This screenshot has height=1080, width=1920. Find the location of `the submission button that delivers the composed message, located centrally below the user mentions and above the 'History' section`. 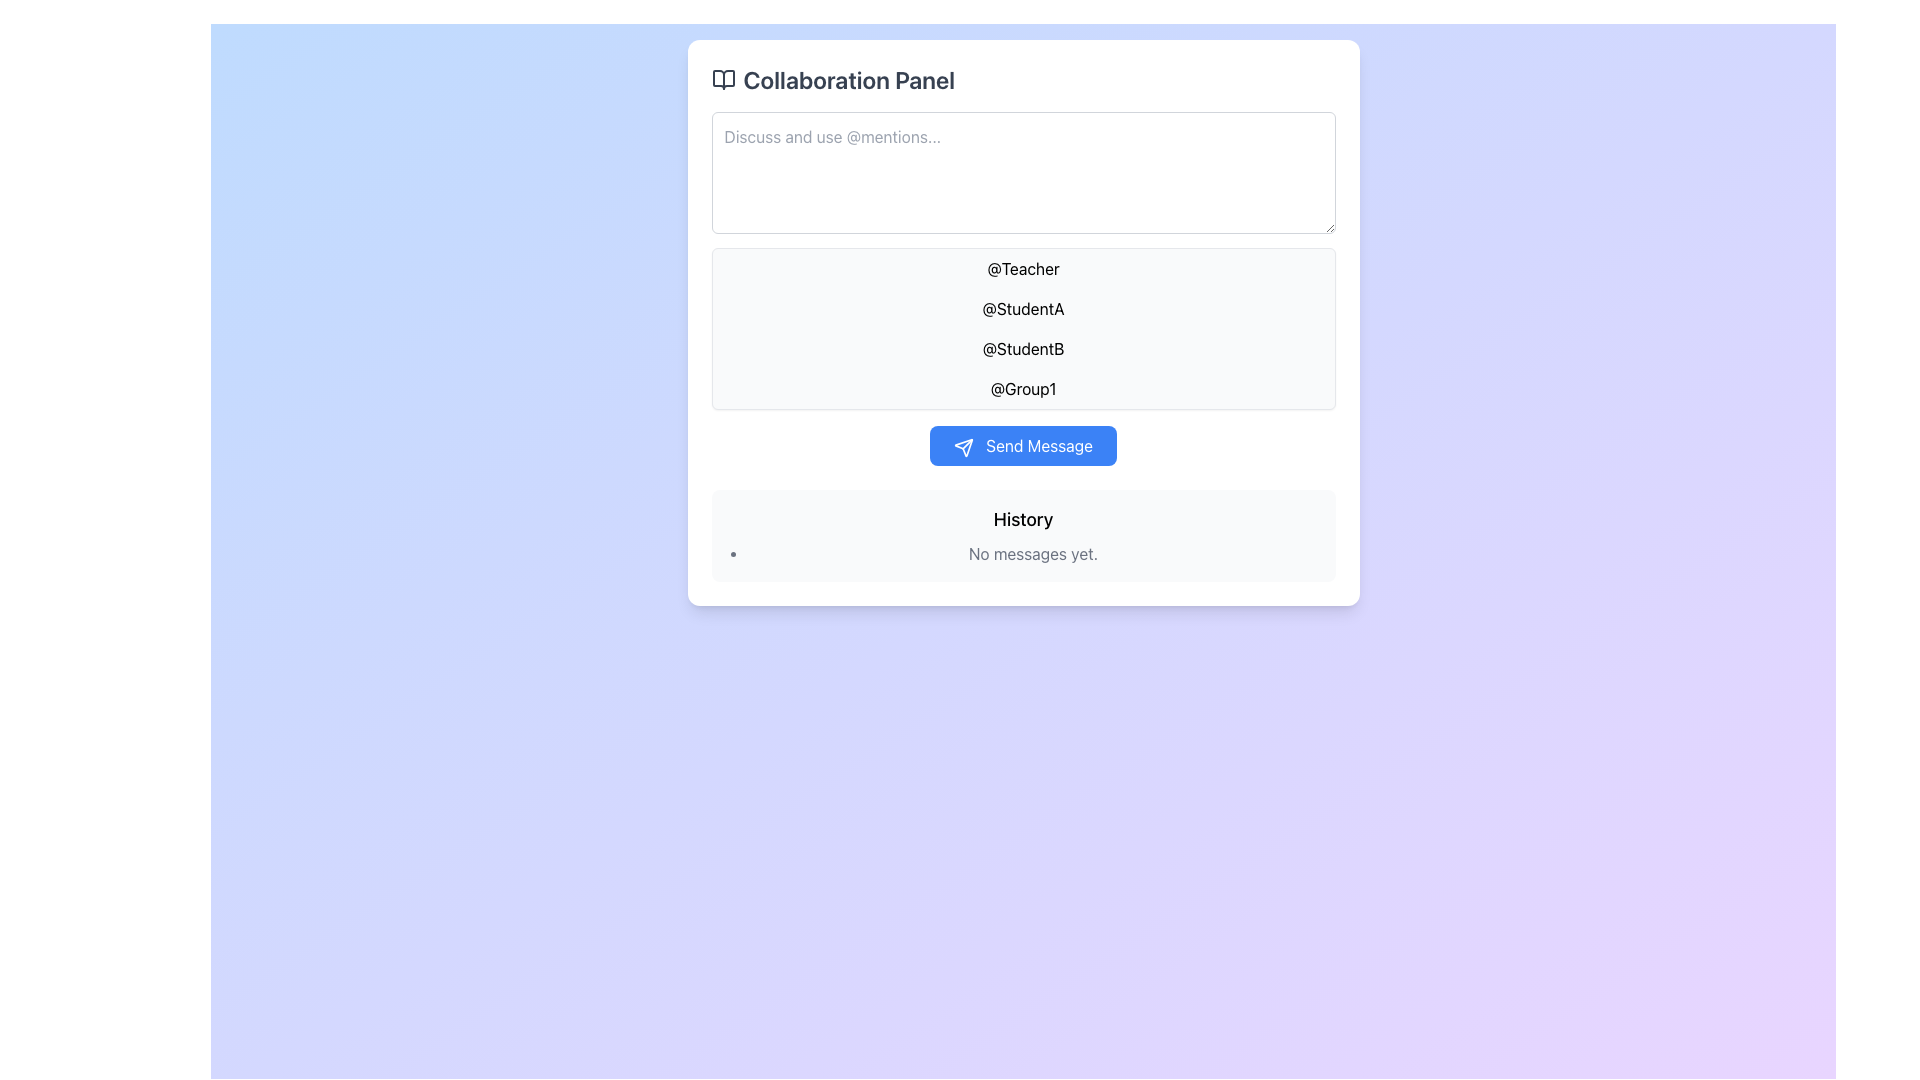

the submission button that delivers the composed message, located centrally below the user mentions and above the 'History' section is located at coordinates (1023, 445).